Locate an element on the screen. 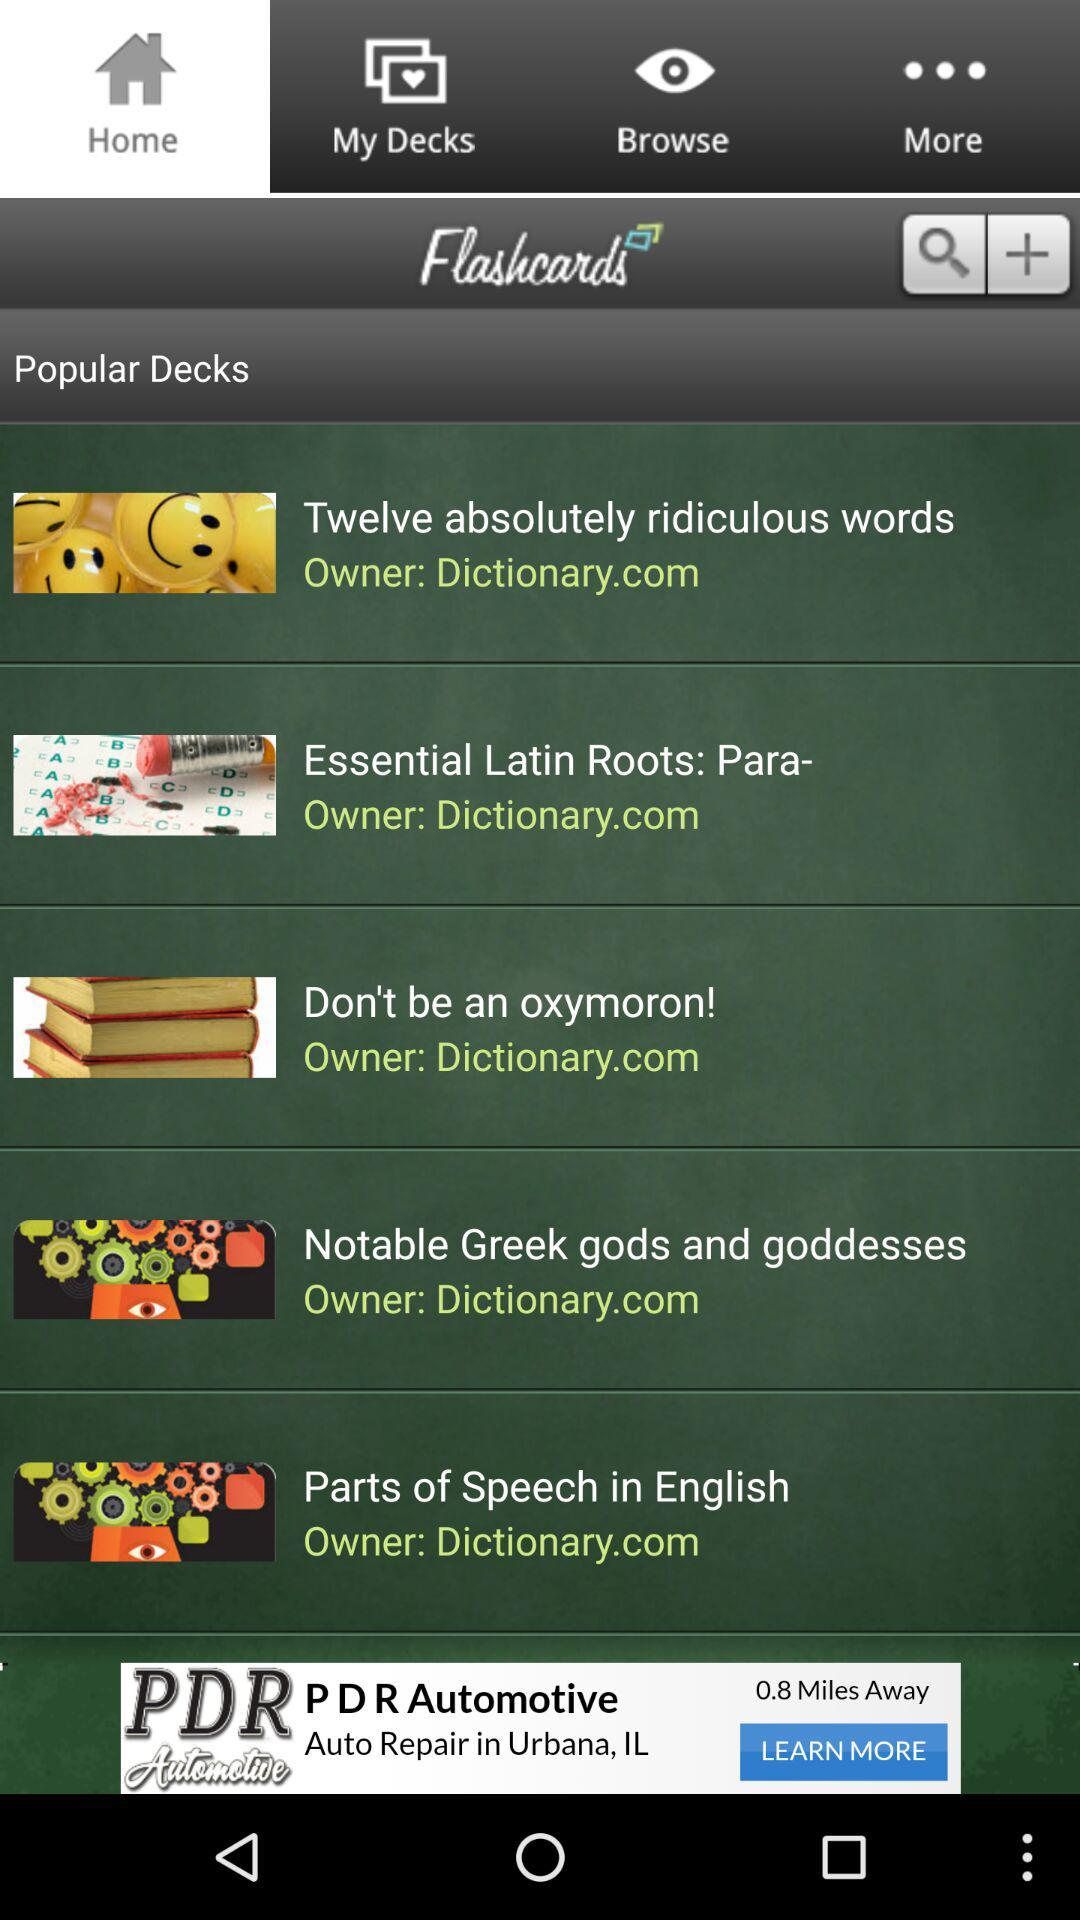 This screenshot has width=1080, height=1920. search is located at coordinates (941, 253).